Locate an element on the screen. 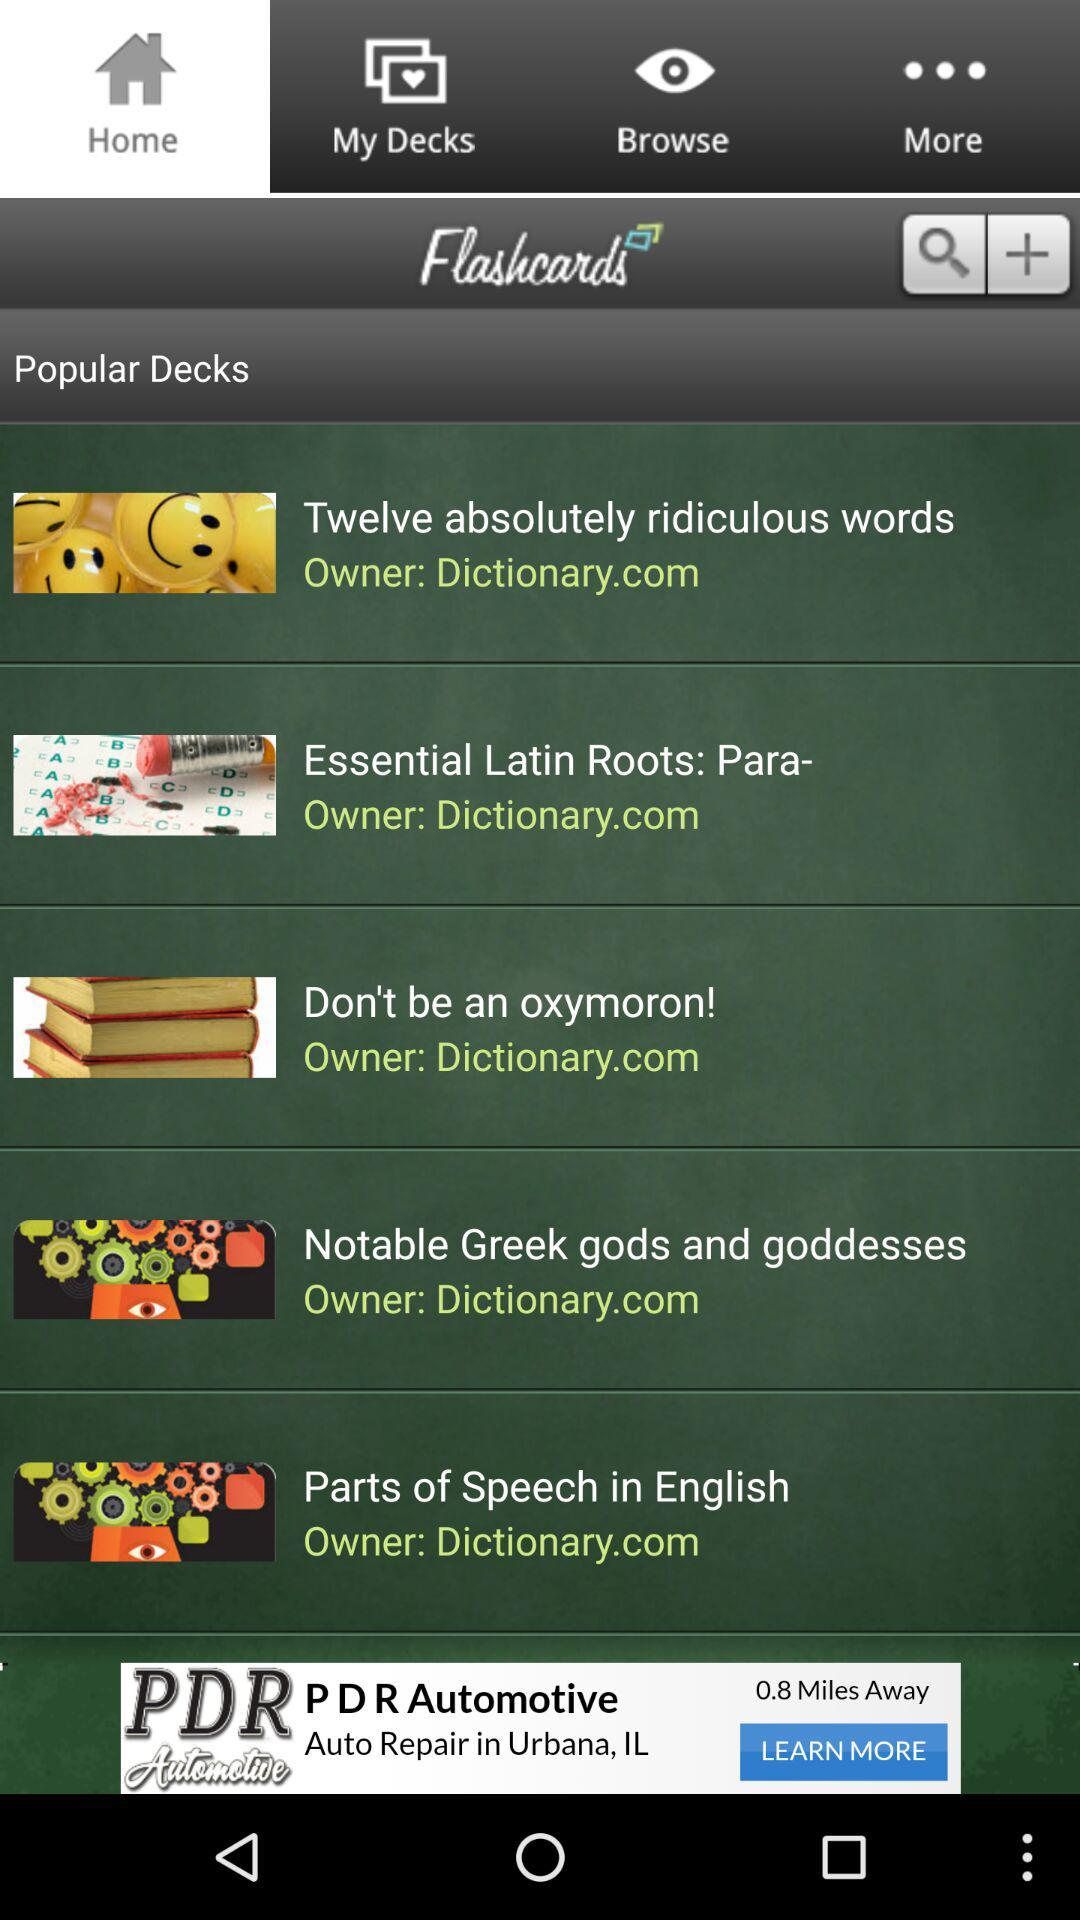 This screenshot has width=1080, height=1920. search is located at coordinates (941, 253).